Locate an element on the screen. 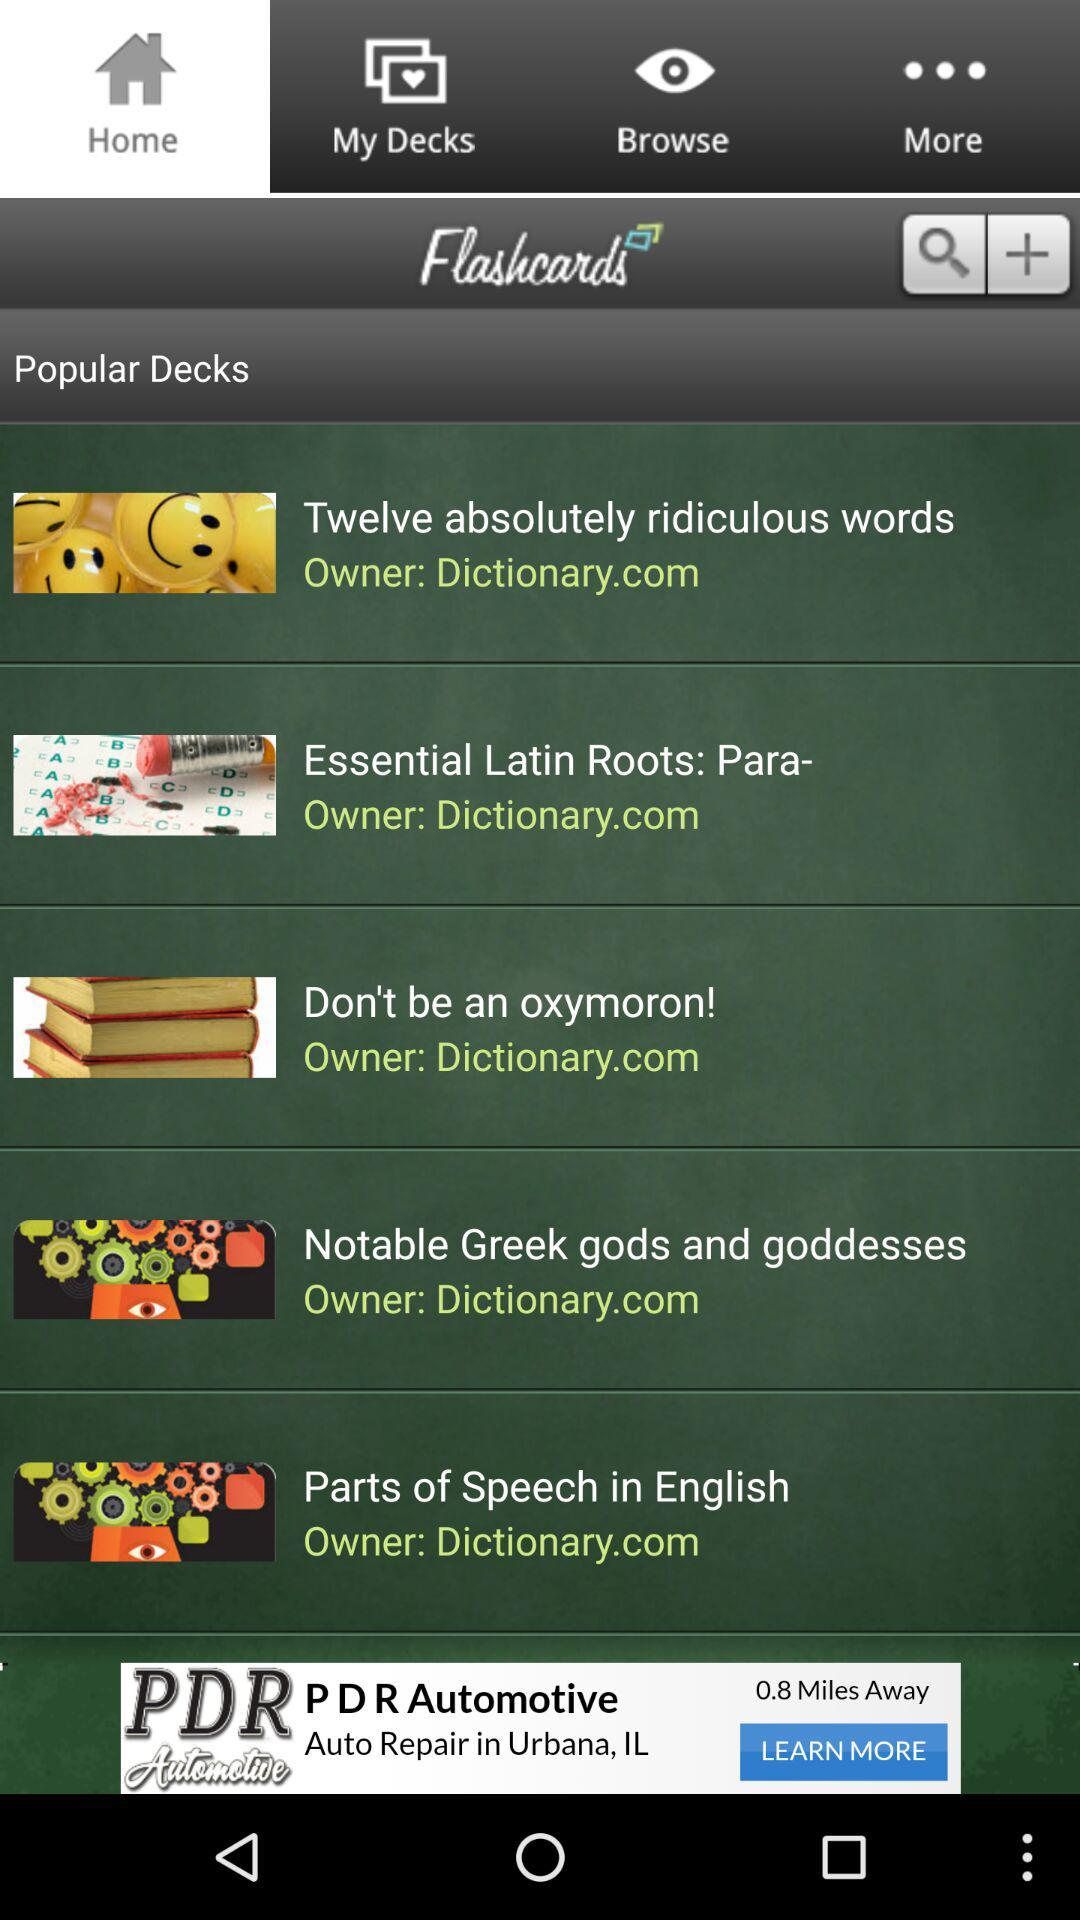 This screenshot has width=1080, height=1920. search is located at coordinates (941, 253).